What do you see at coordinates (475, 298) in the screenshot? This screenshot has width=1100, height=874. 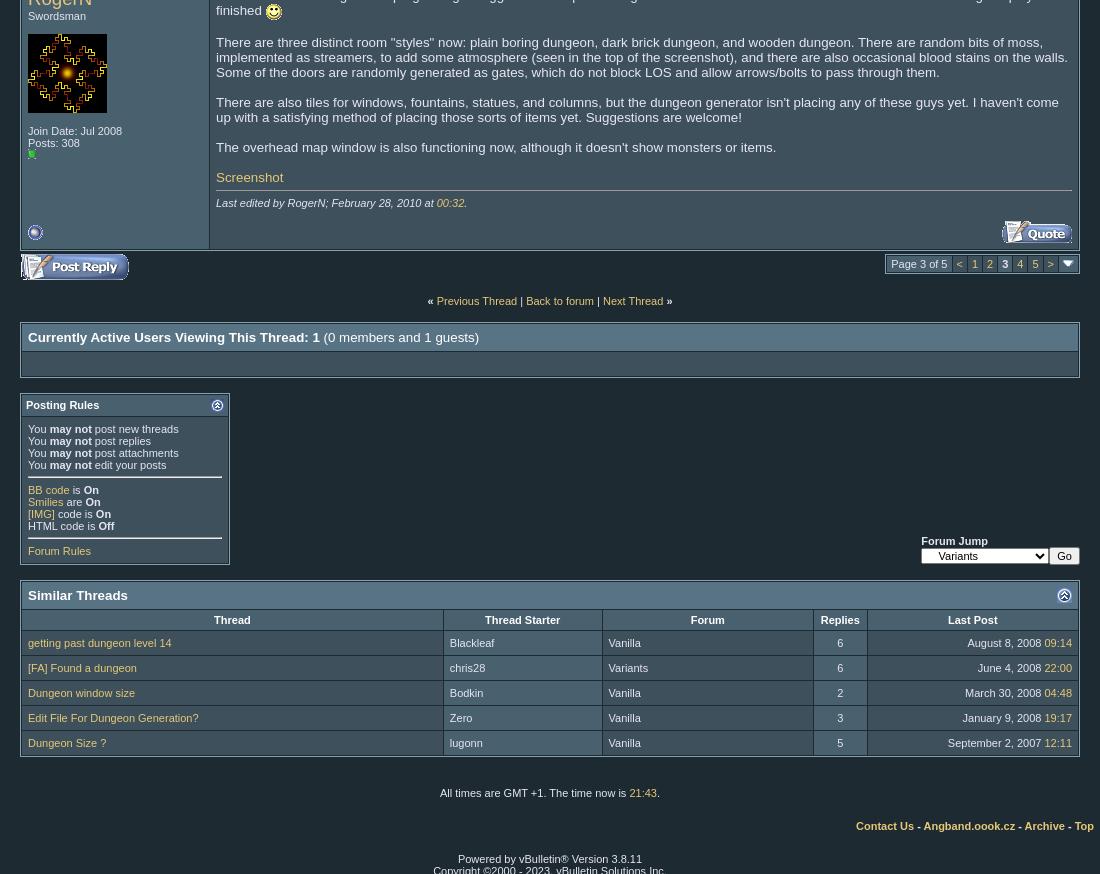 I see `'Previous Thread'` at bounding box center [475, 298].